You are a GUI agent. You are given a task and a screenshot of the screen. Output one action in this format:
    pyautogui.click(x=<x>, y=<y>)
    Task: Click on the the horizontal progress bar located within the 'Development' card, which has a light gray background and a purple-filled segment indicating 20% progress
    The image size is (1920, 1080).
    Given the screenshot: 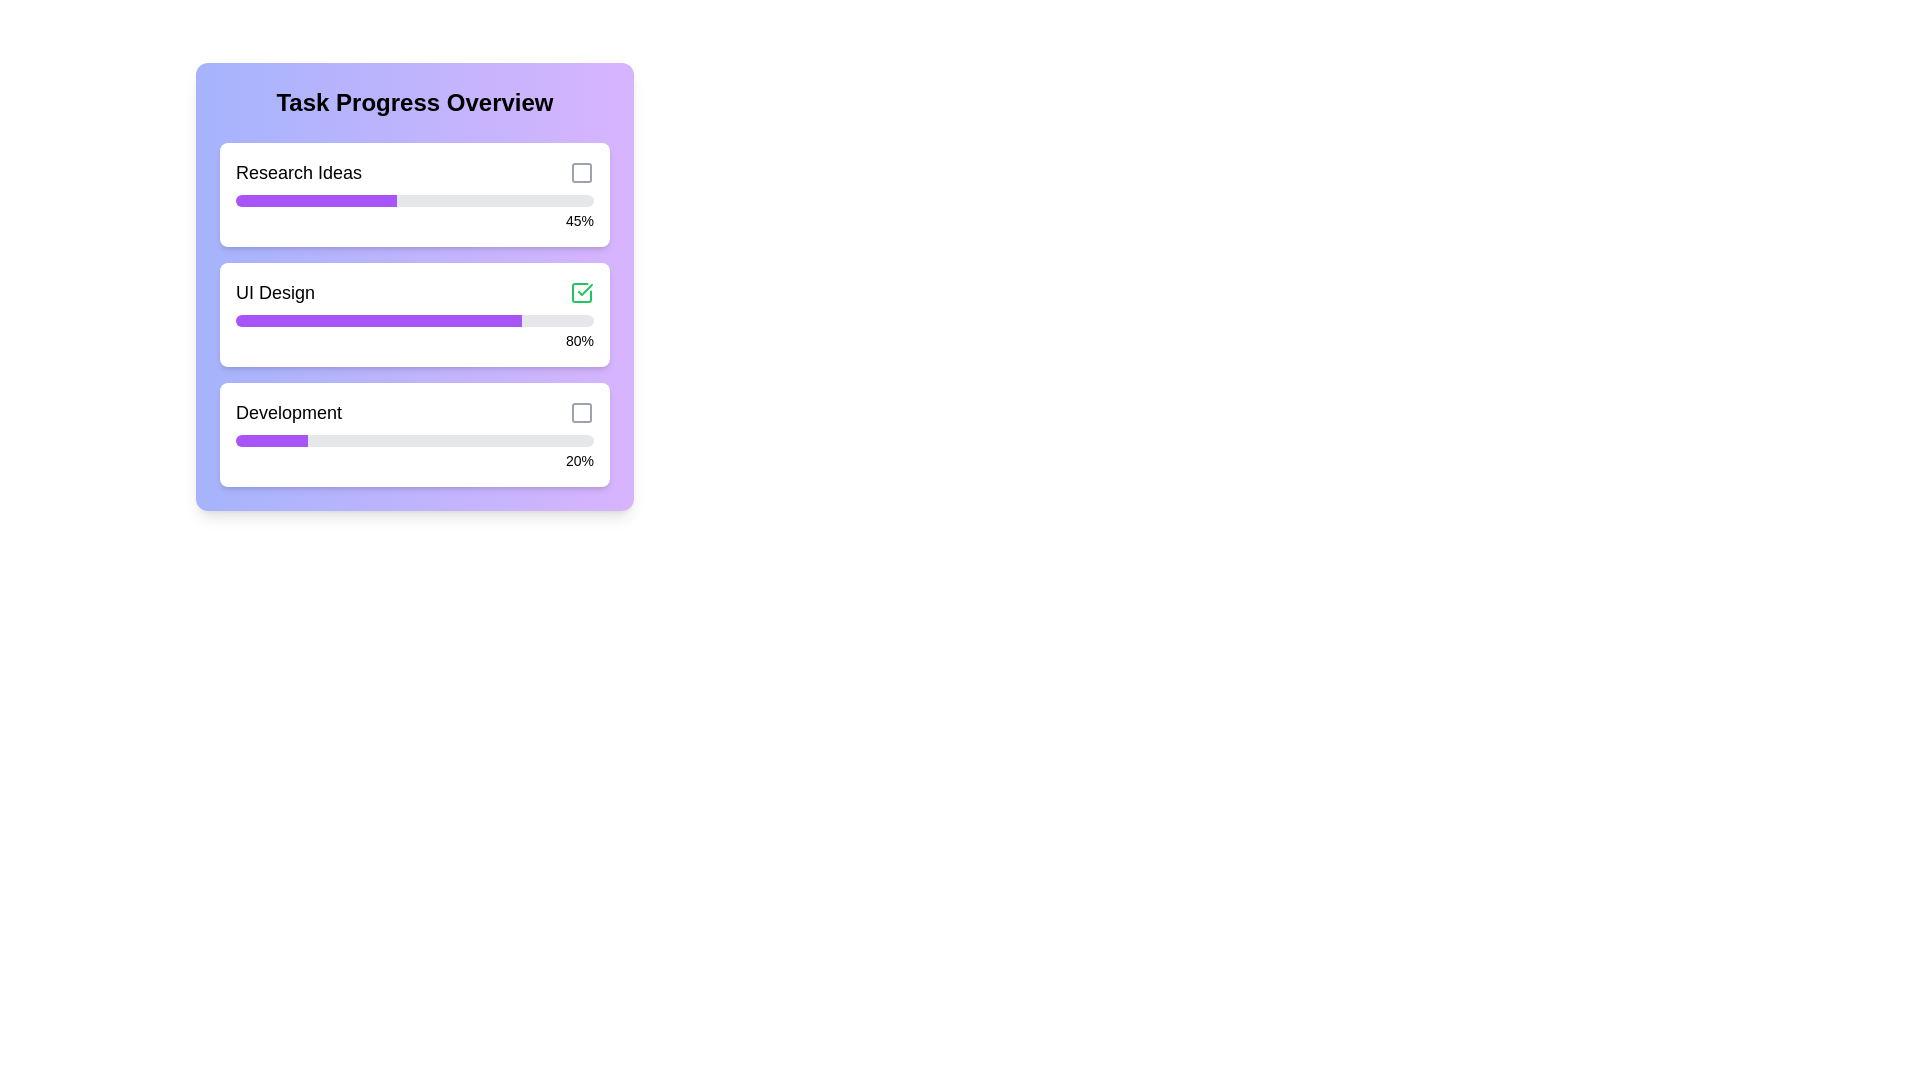 What is the action you would take?
    pyautogui.click(x=413, y=439)
    